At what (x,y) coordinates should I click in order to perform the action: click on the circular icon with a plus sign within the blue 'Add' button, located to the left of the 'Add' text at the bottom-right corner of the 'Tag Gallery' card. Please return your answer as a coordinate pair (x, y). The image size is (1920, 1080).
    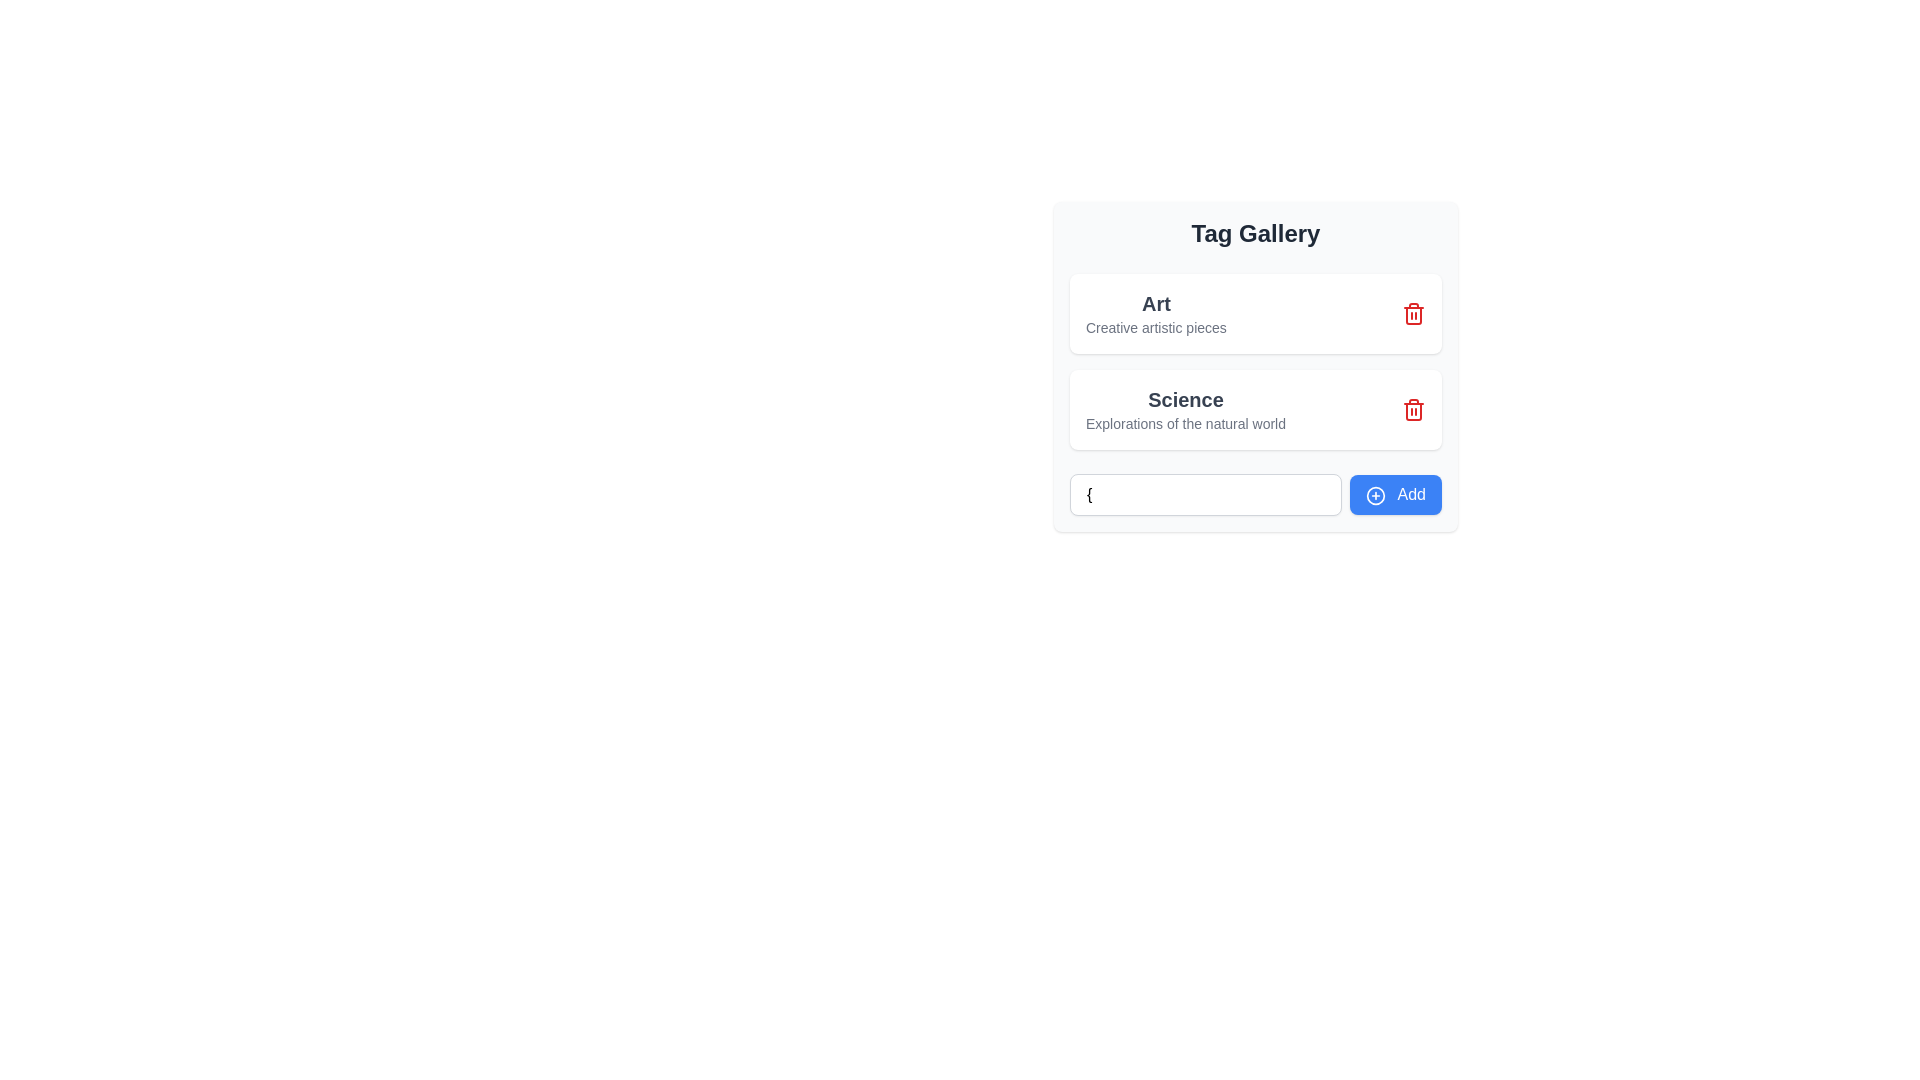
    Looking at the image, I should click on (1375, 495).